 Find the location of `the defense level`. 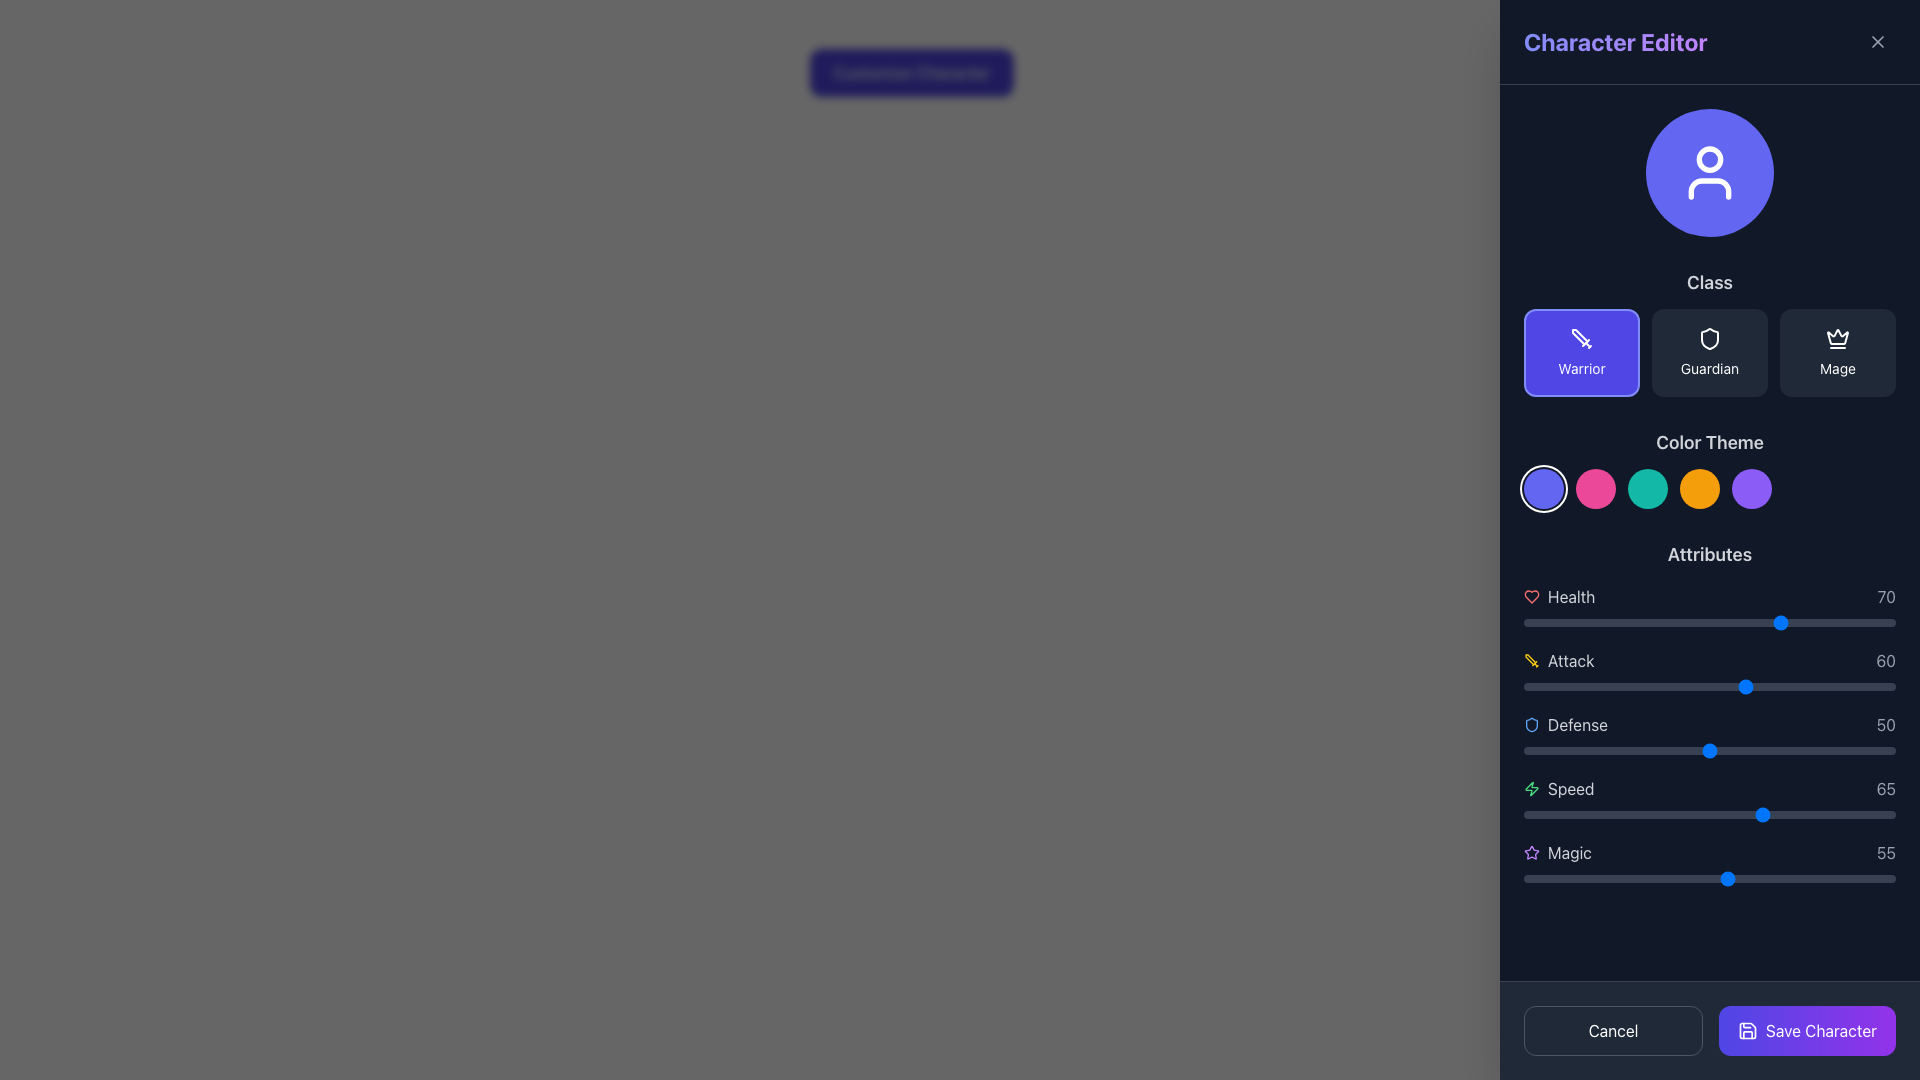

the defense level is located at coordinates (1746, 751).